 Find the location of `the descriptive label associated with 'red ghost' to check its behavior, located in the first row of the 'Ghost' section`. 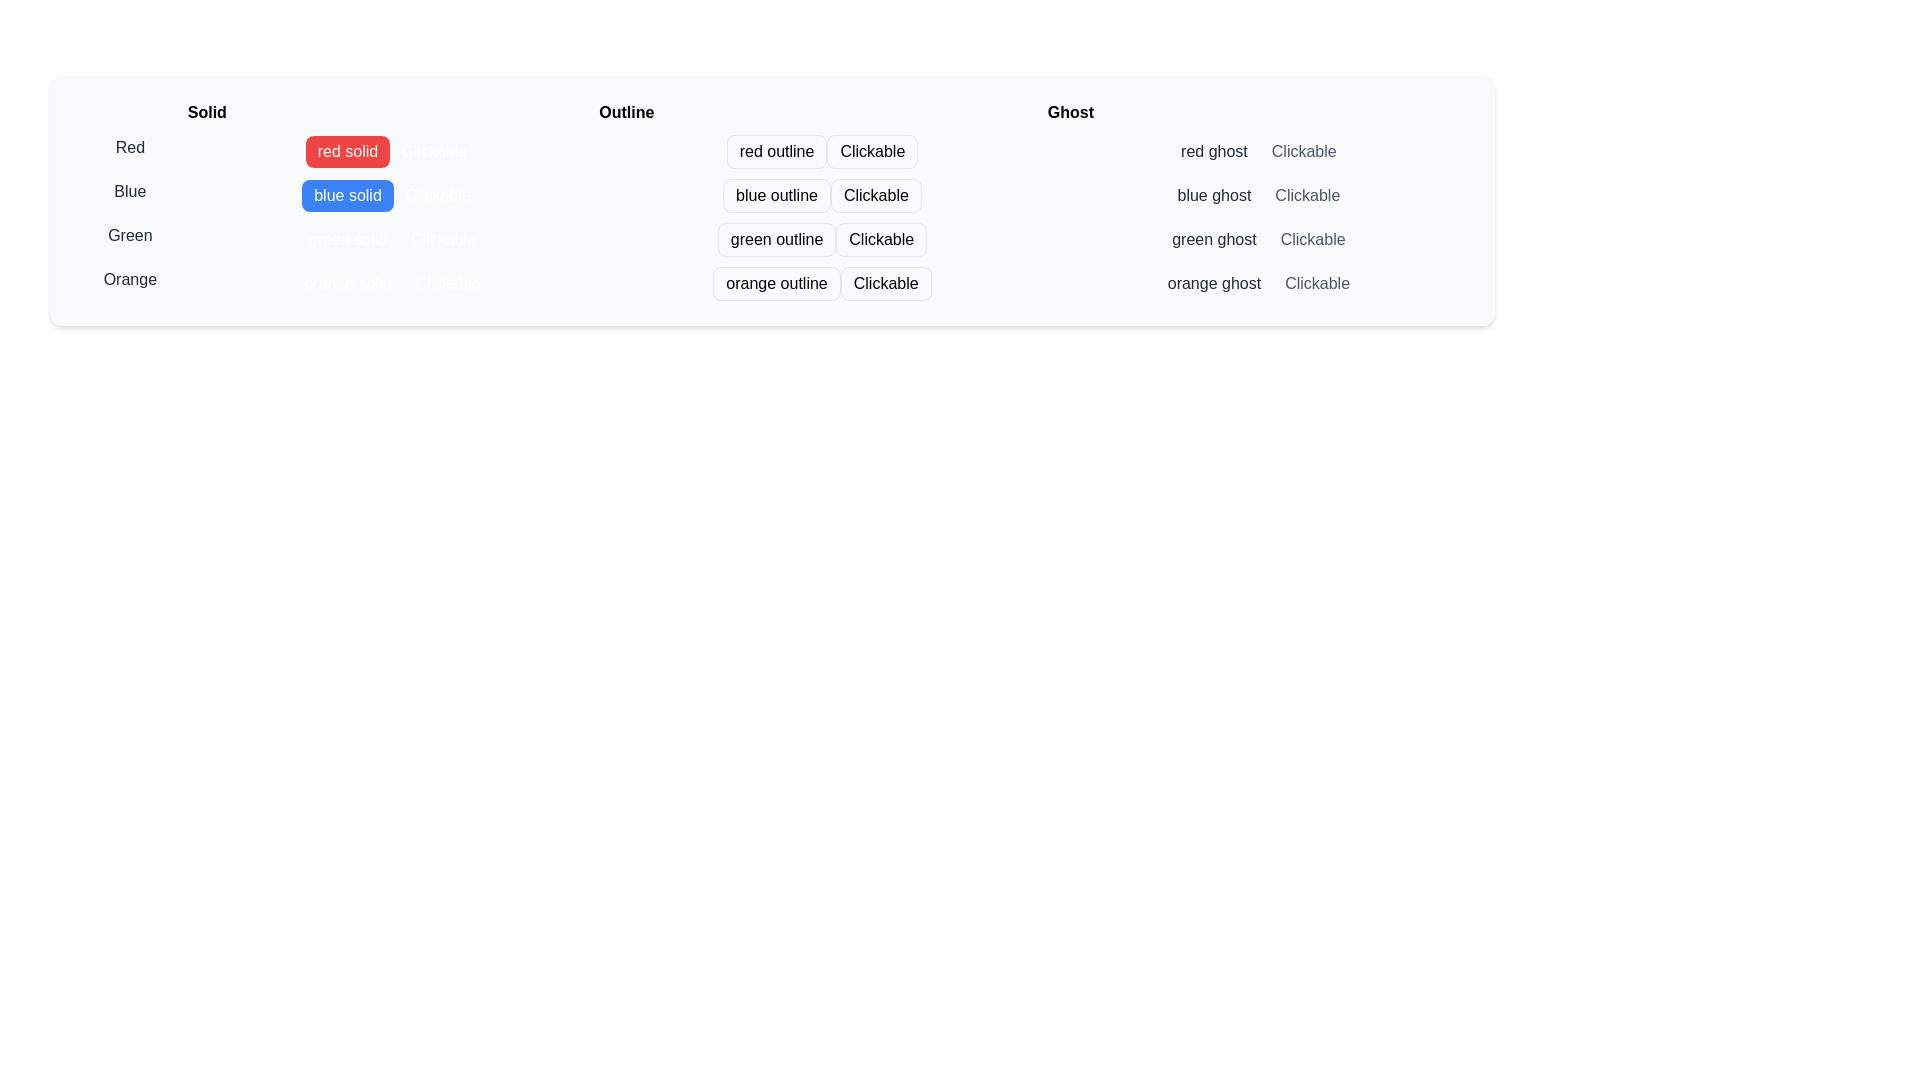

the descriptive label associated with 'red ghost' to check its behavior, located in the first row of the 'Ghost' section is located at coordinates (1304, 150).